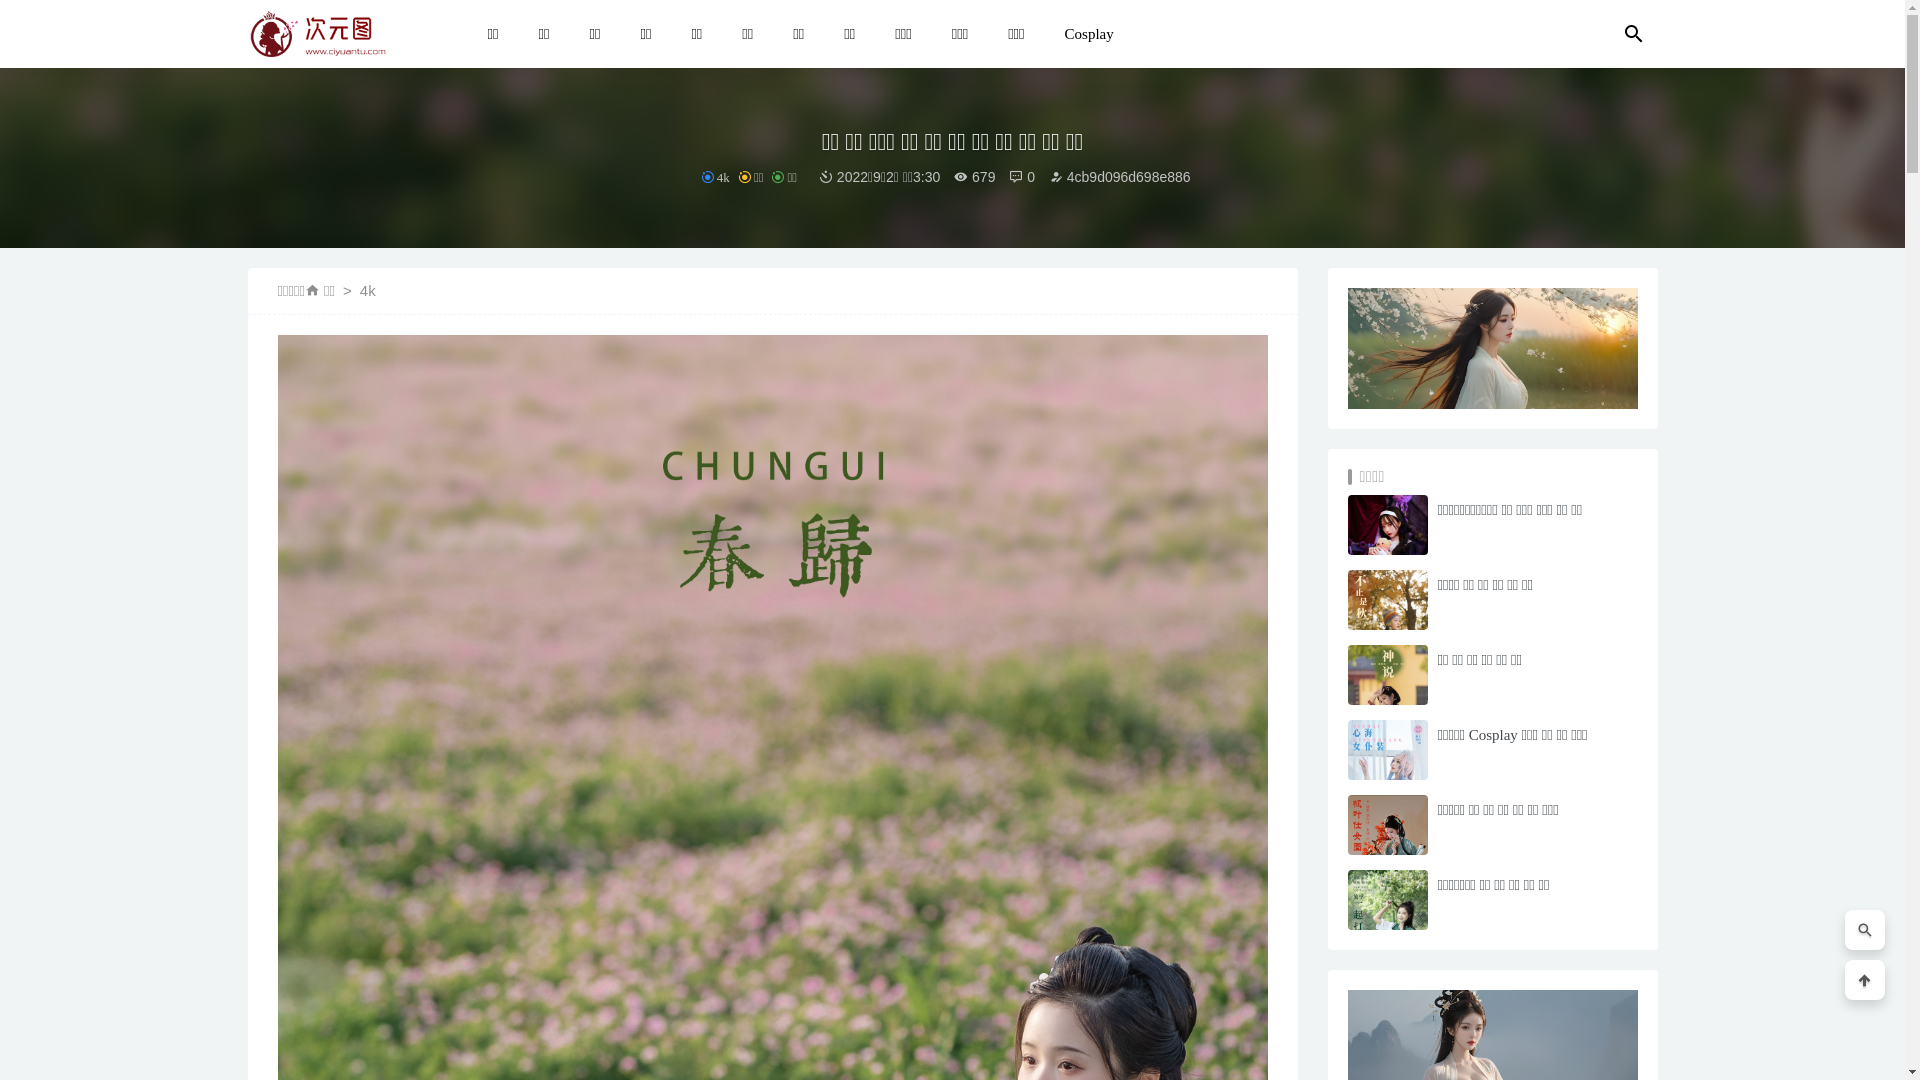 Image resolution: width=1920 pixels, height=1080 pixels. Describe the element at coordinates (368, 290) in the screenshot. I see `'4k'` at that location.